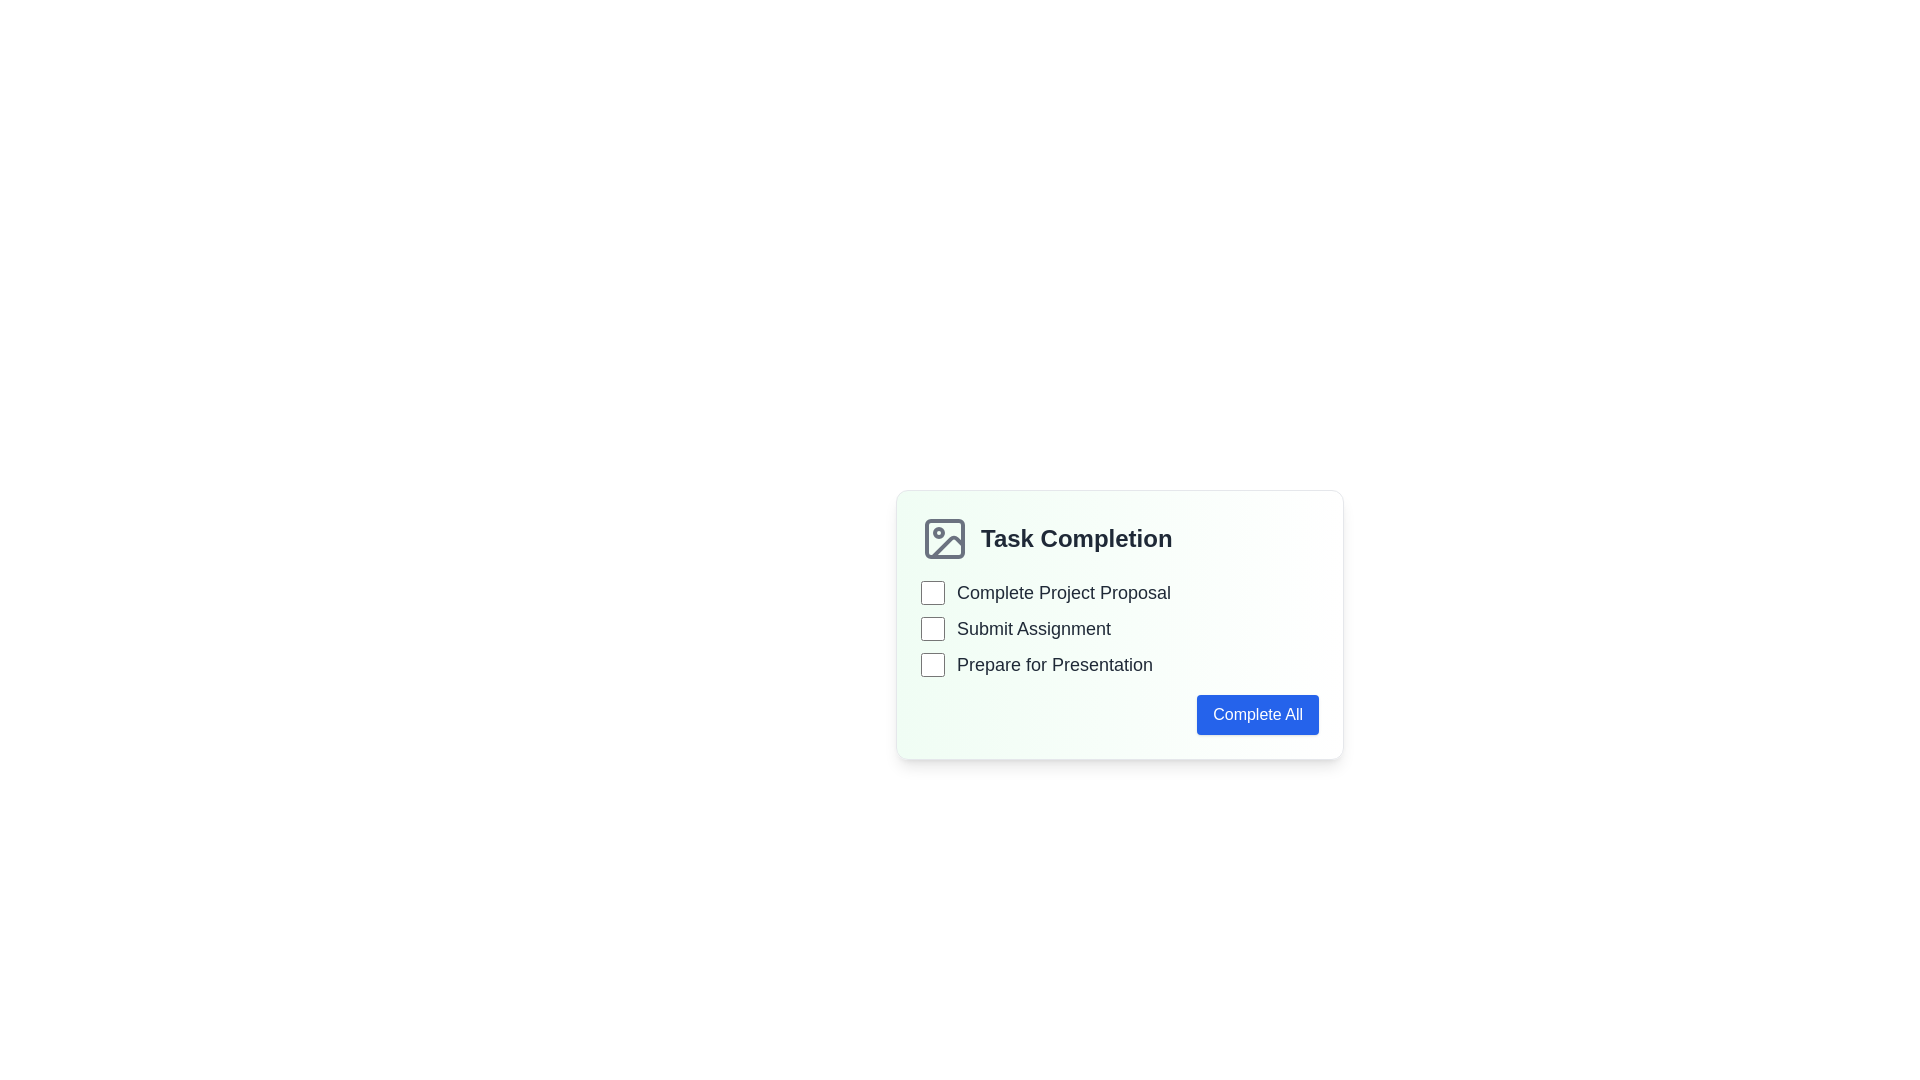  I want to click on the first checkbox for the task 'Complete Project Proposal', so click(931, 592).